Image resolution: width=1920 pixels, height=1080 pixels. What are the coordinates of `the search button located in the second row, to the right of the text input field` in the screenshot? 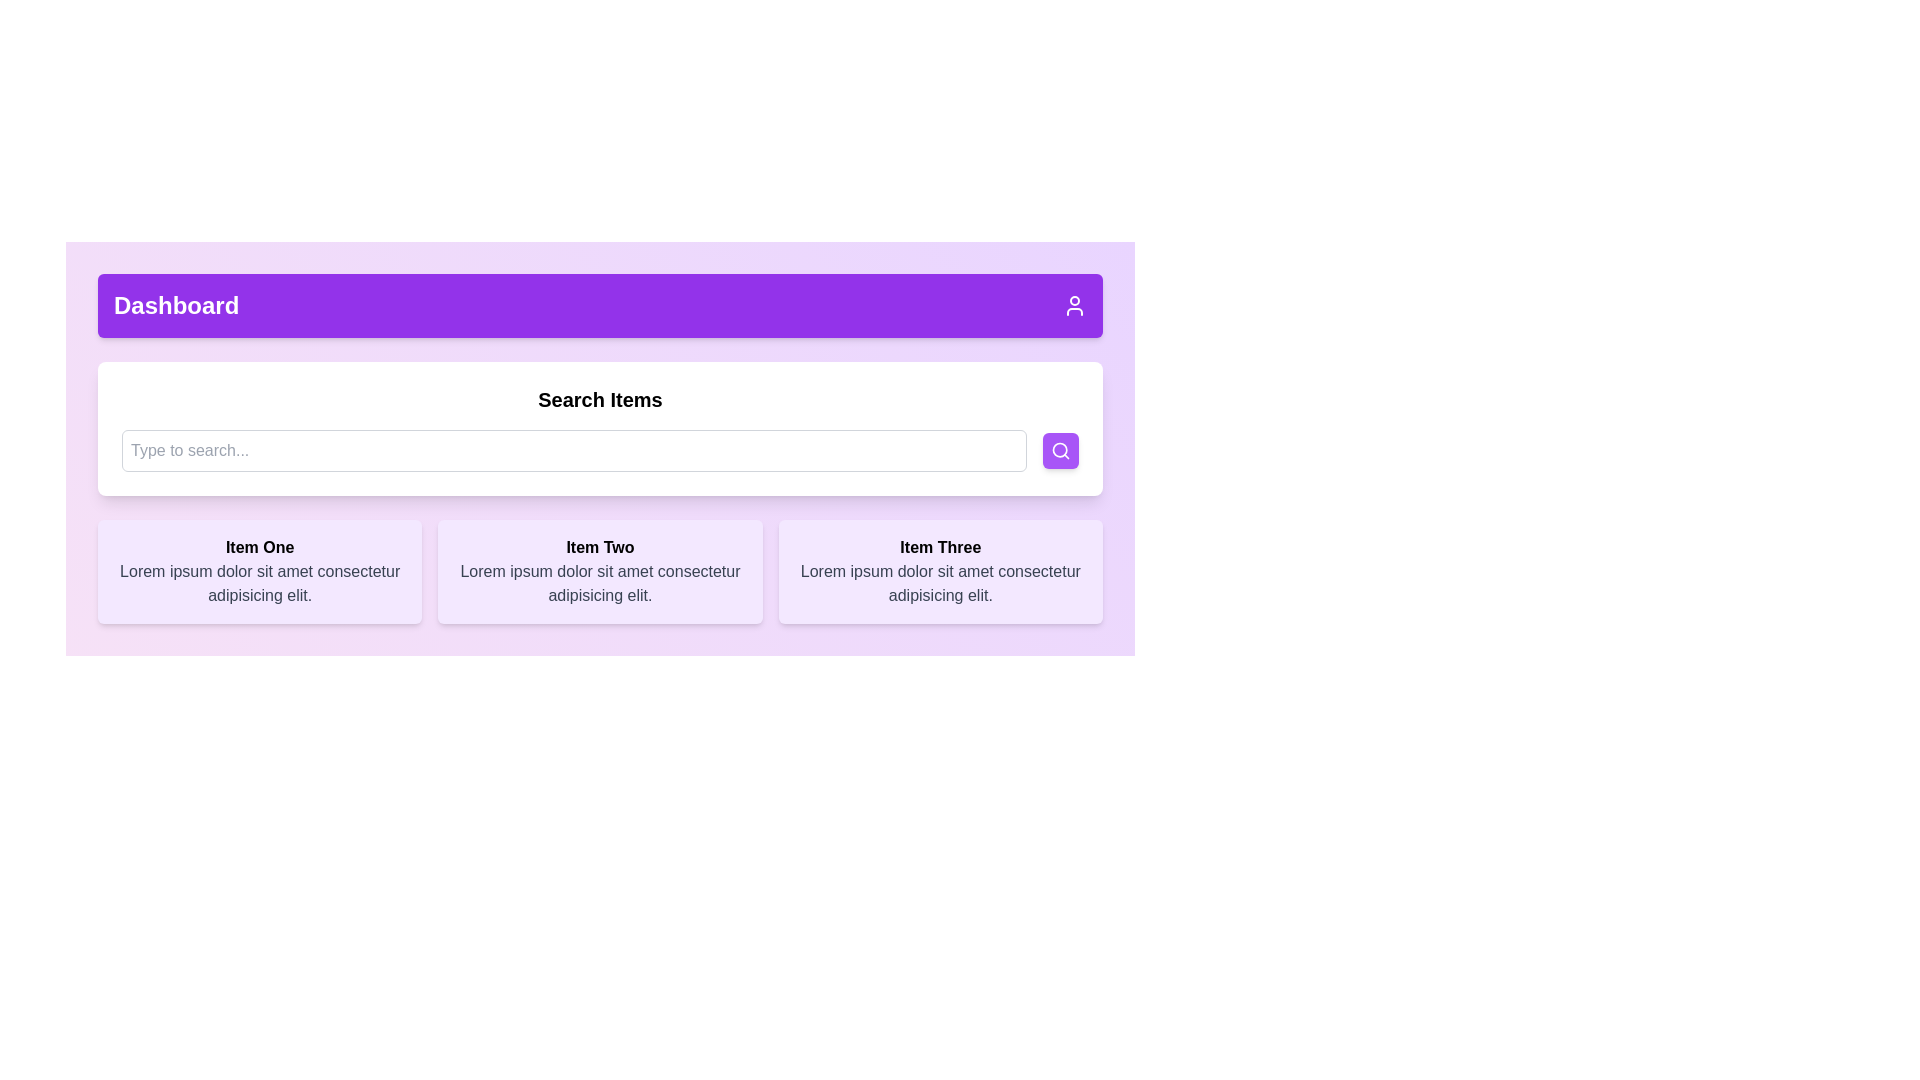 It's located at (1059, 451).